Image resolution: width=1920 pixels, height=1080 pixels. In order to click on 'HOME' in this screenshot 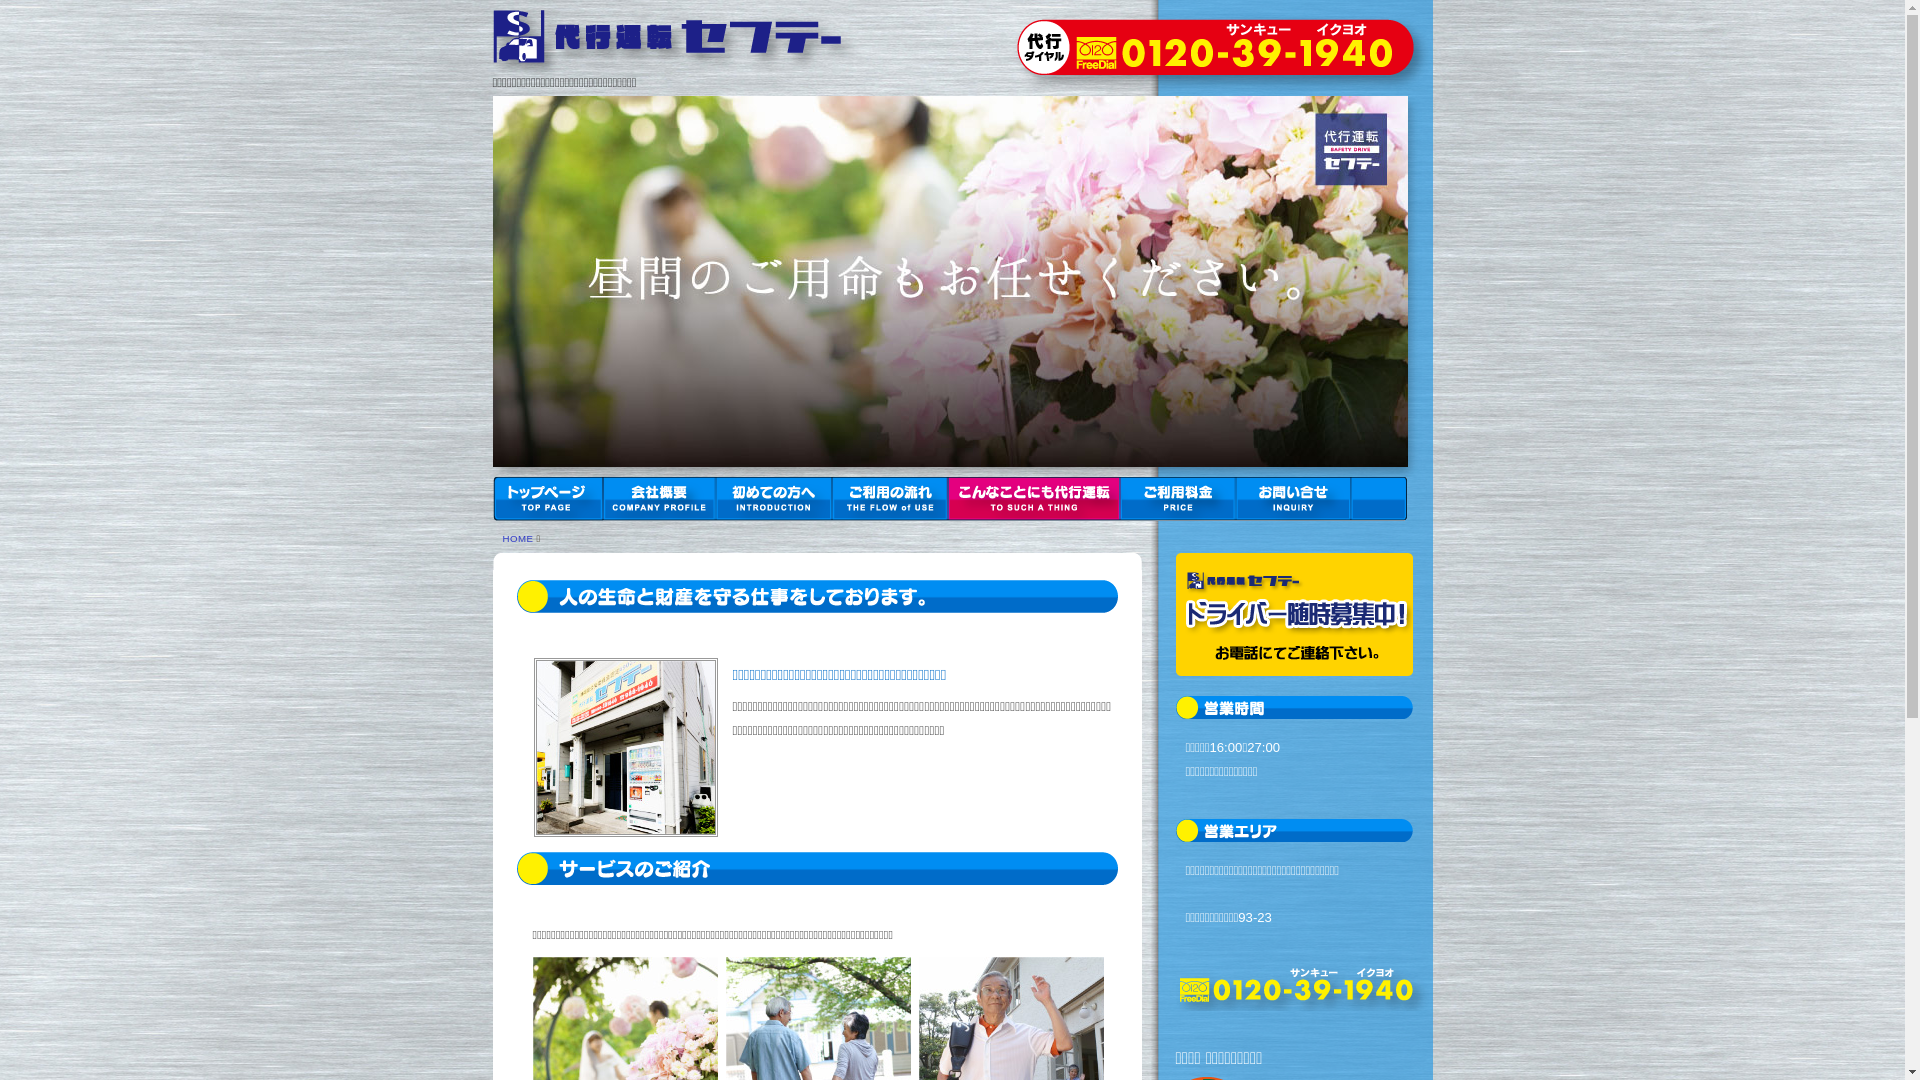, I will do `click(517, 537)`.